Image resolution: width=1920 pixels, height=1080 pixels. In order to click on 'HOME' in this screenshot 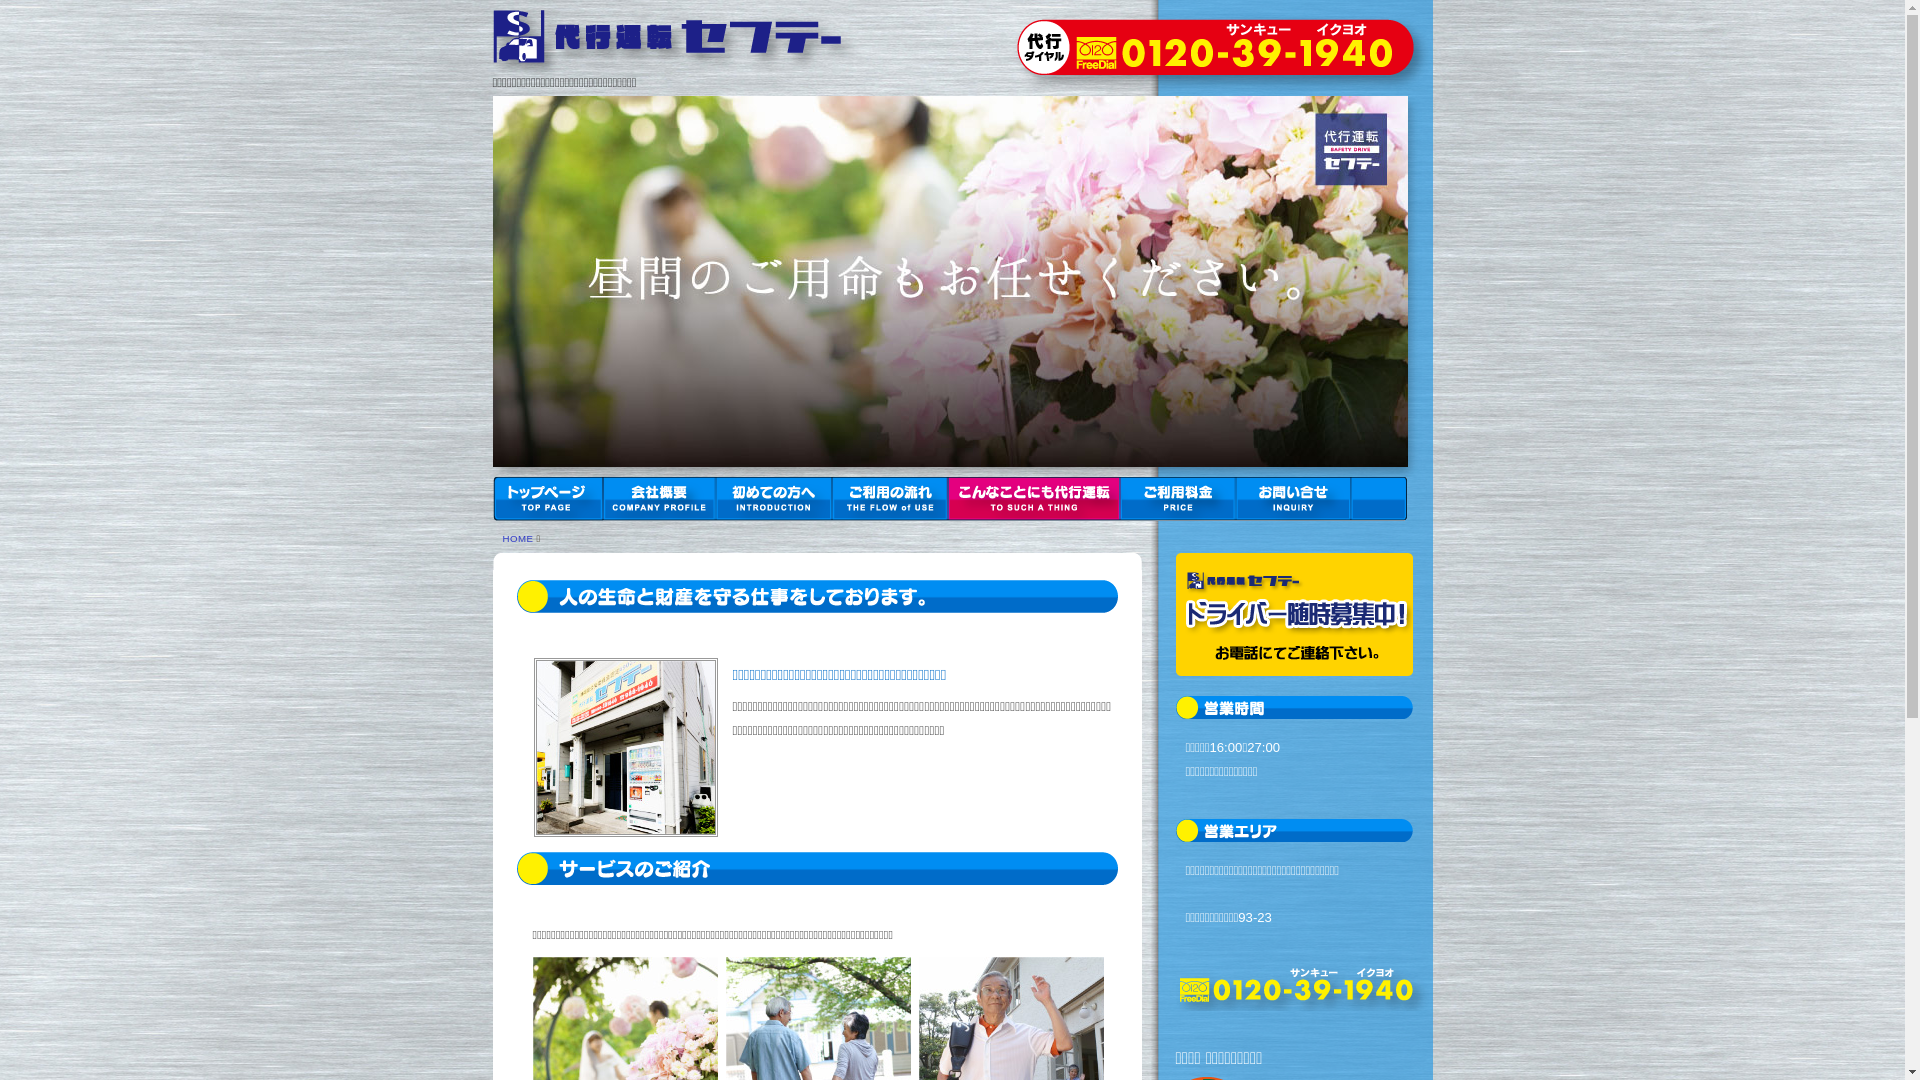, I will do `click(517, 537)`.